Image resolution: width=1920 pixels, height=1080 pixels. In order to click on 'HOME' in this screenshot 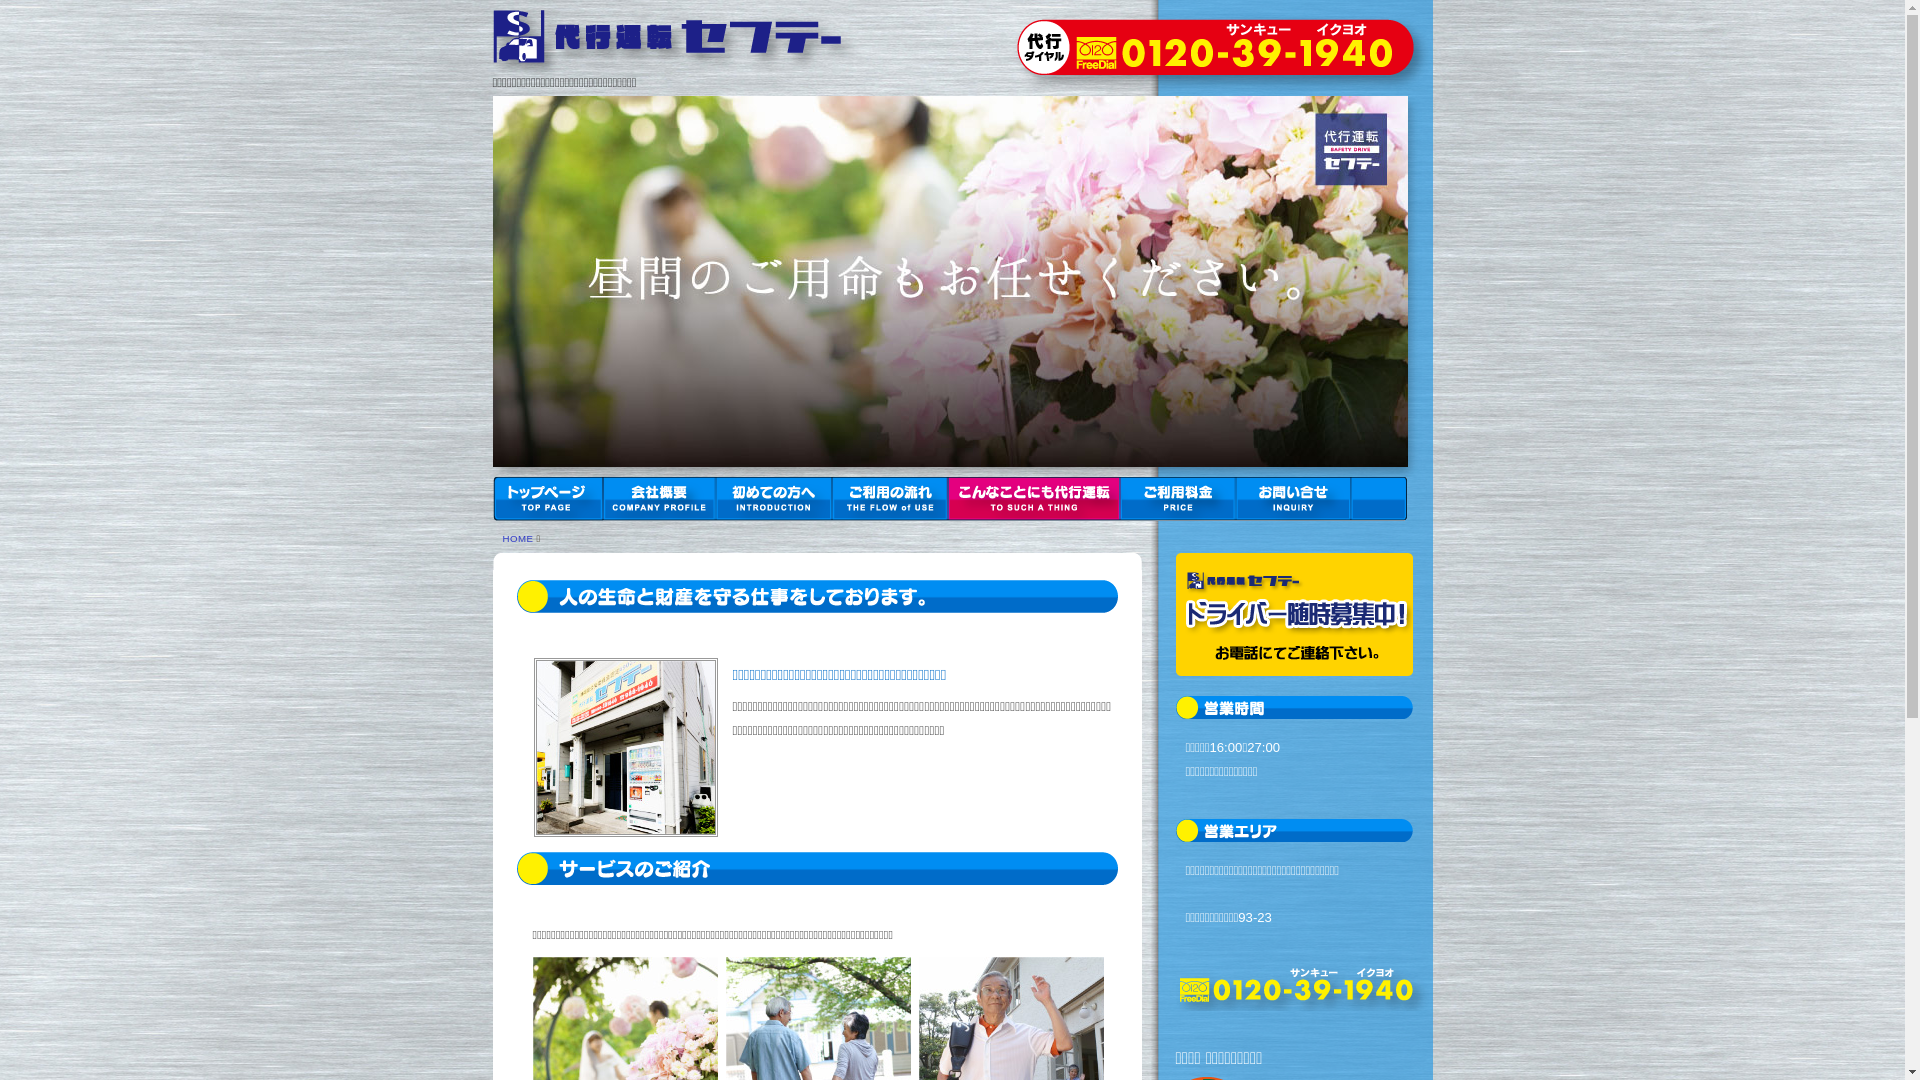, I will do `click(517, 537)`.